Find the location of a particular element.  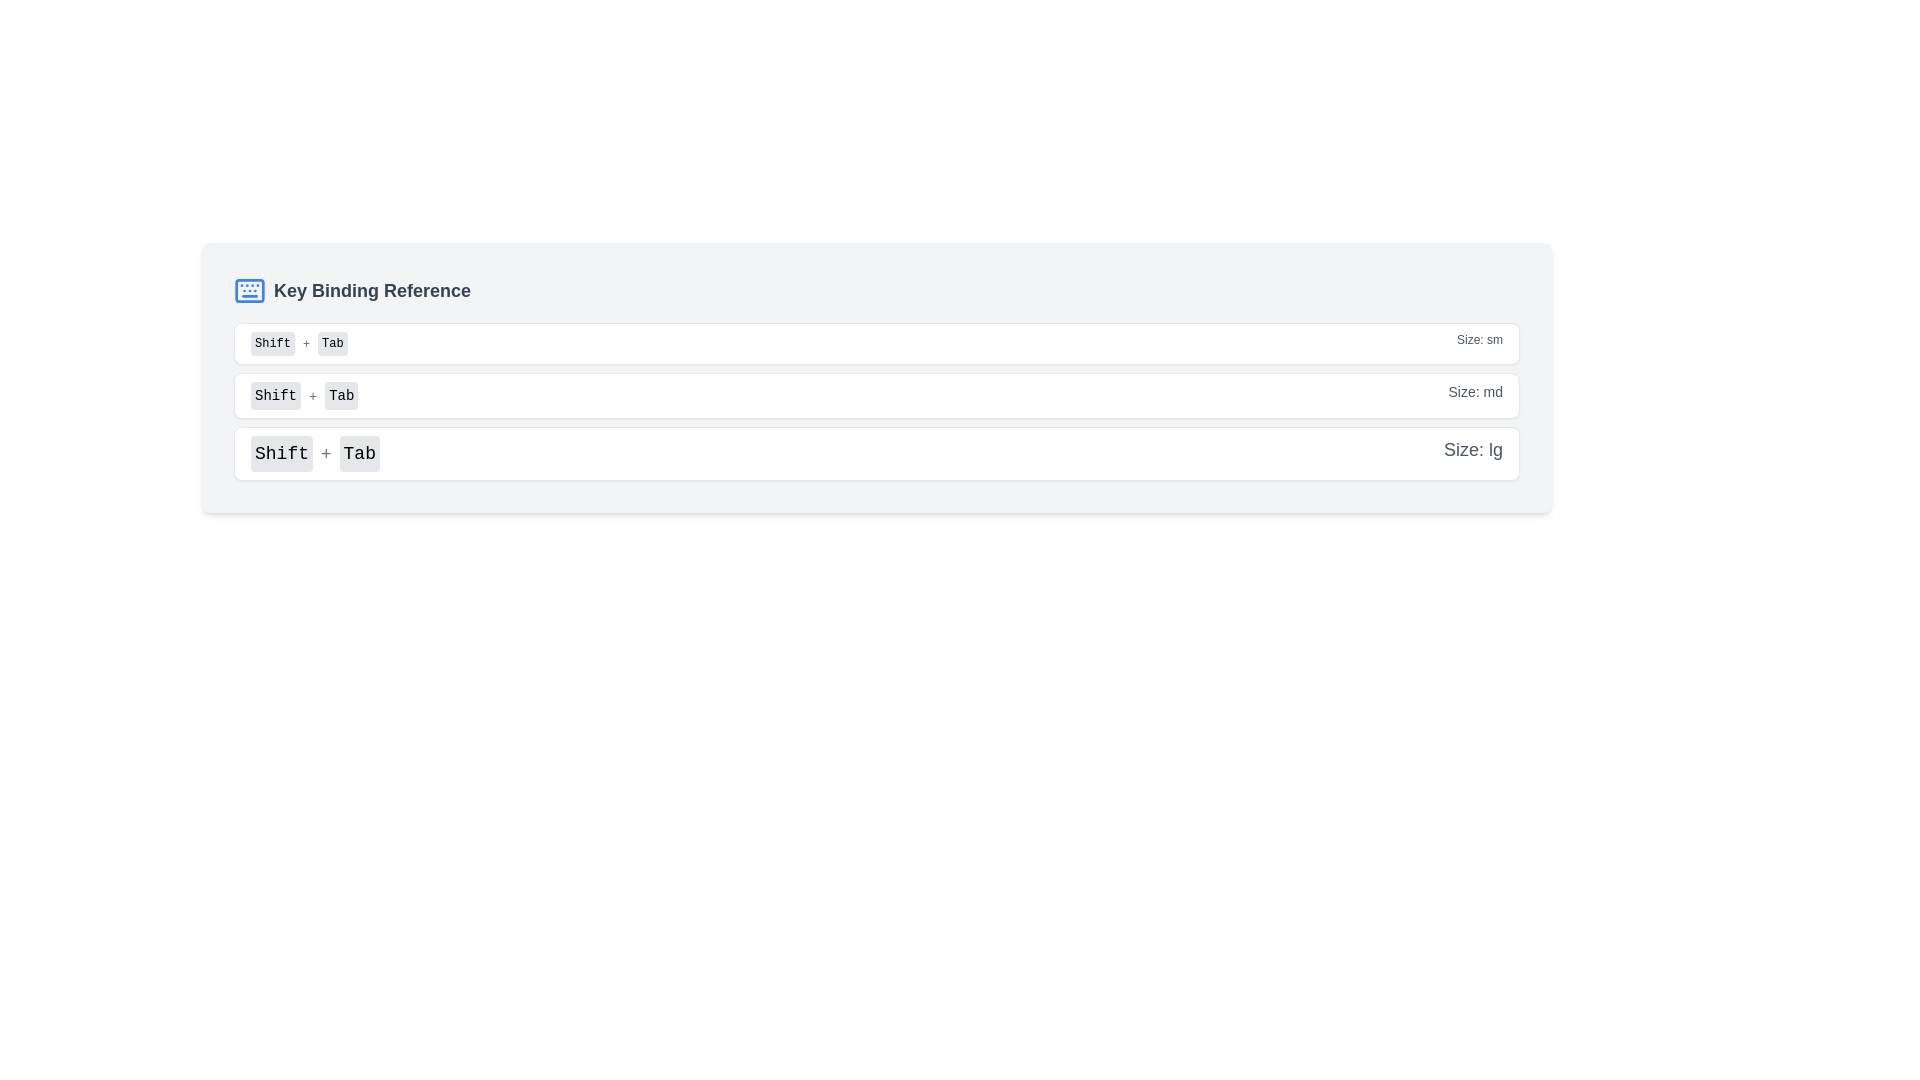

the label displaying the keyboard shortcut 'Shift + Tab', which is located in the first row of a list next to the text 'Size: sm' is located at coordinates (298, 342).